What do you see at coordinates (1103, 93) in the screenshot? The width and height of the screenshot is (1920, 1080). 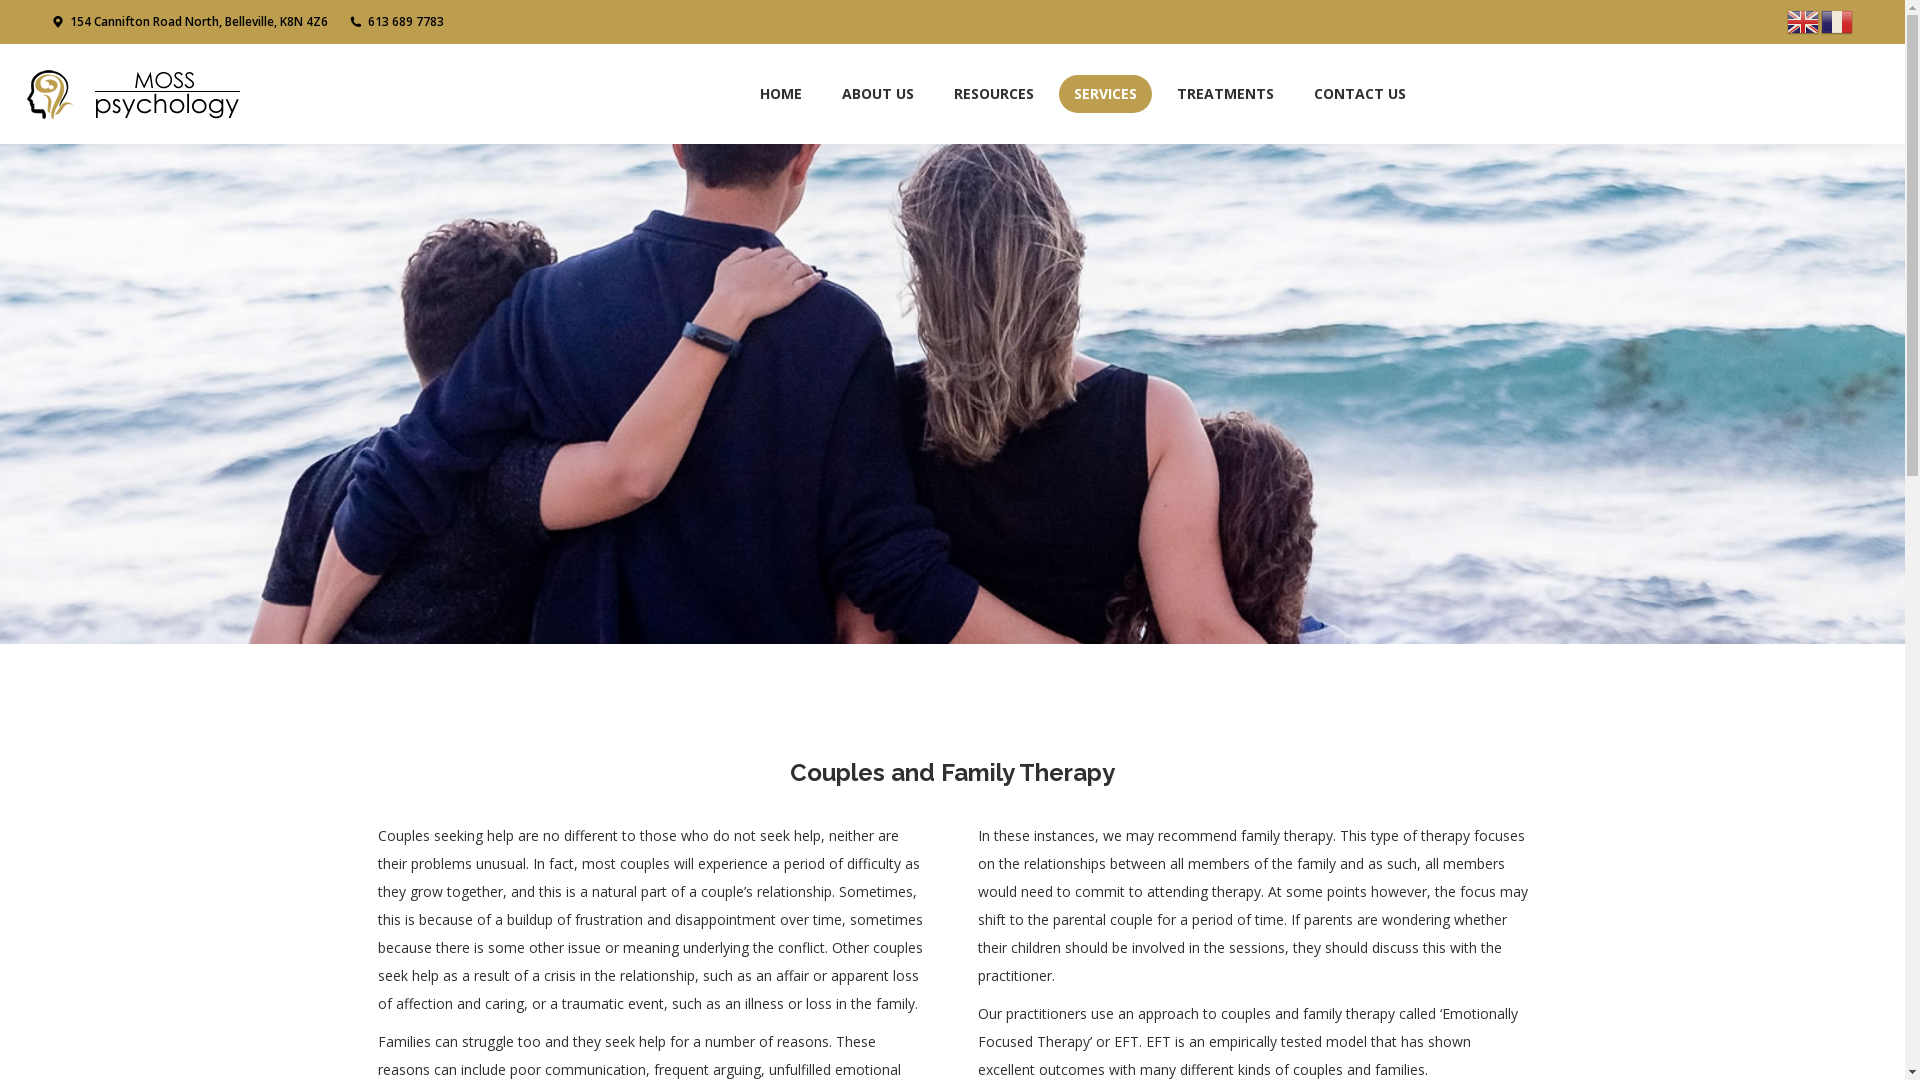 I see `'SERVICES'` at bounding box center [1103, 93].